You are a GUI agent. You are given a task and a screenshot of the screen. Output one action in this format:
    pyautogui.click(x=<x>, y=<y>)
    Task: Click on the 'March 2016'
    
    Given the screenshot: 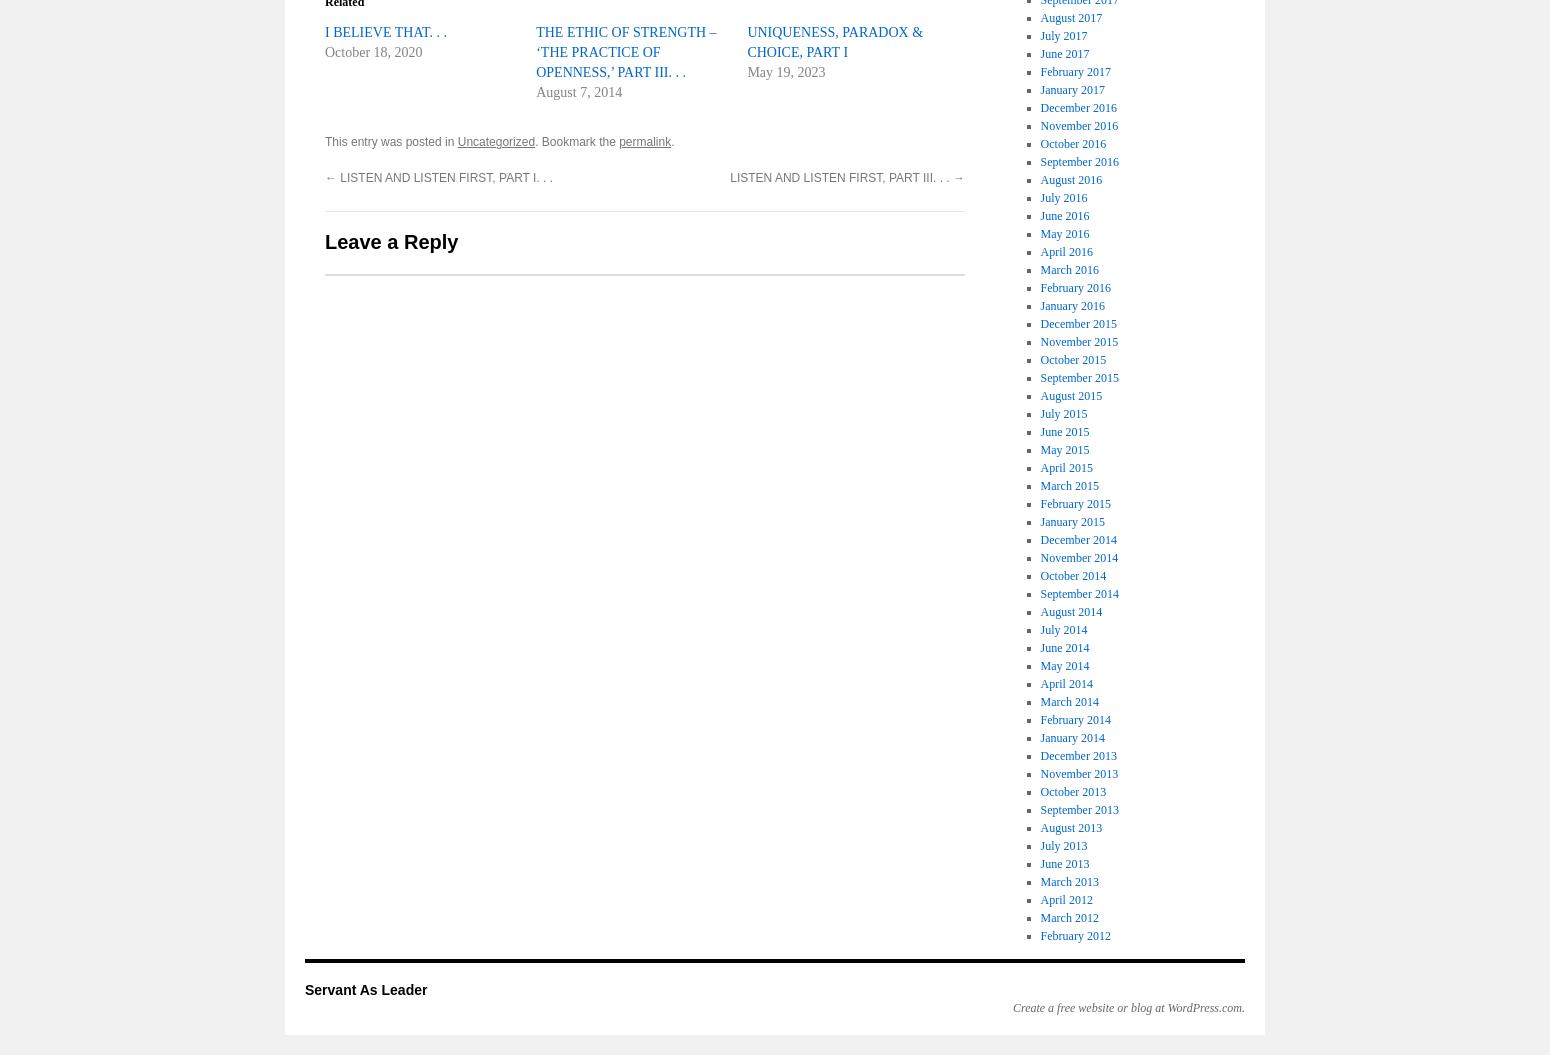 What is the action you would take?
    pyautogui.click(x=1069, y=269)
    